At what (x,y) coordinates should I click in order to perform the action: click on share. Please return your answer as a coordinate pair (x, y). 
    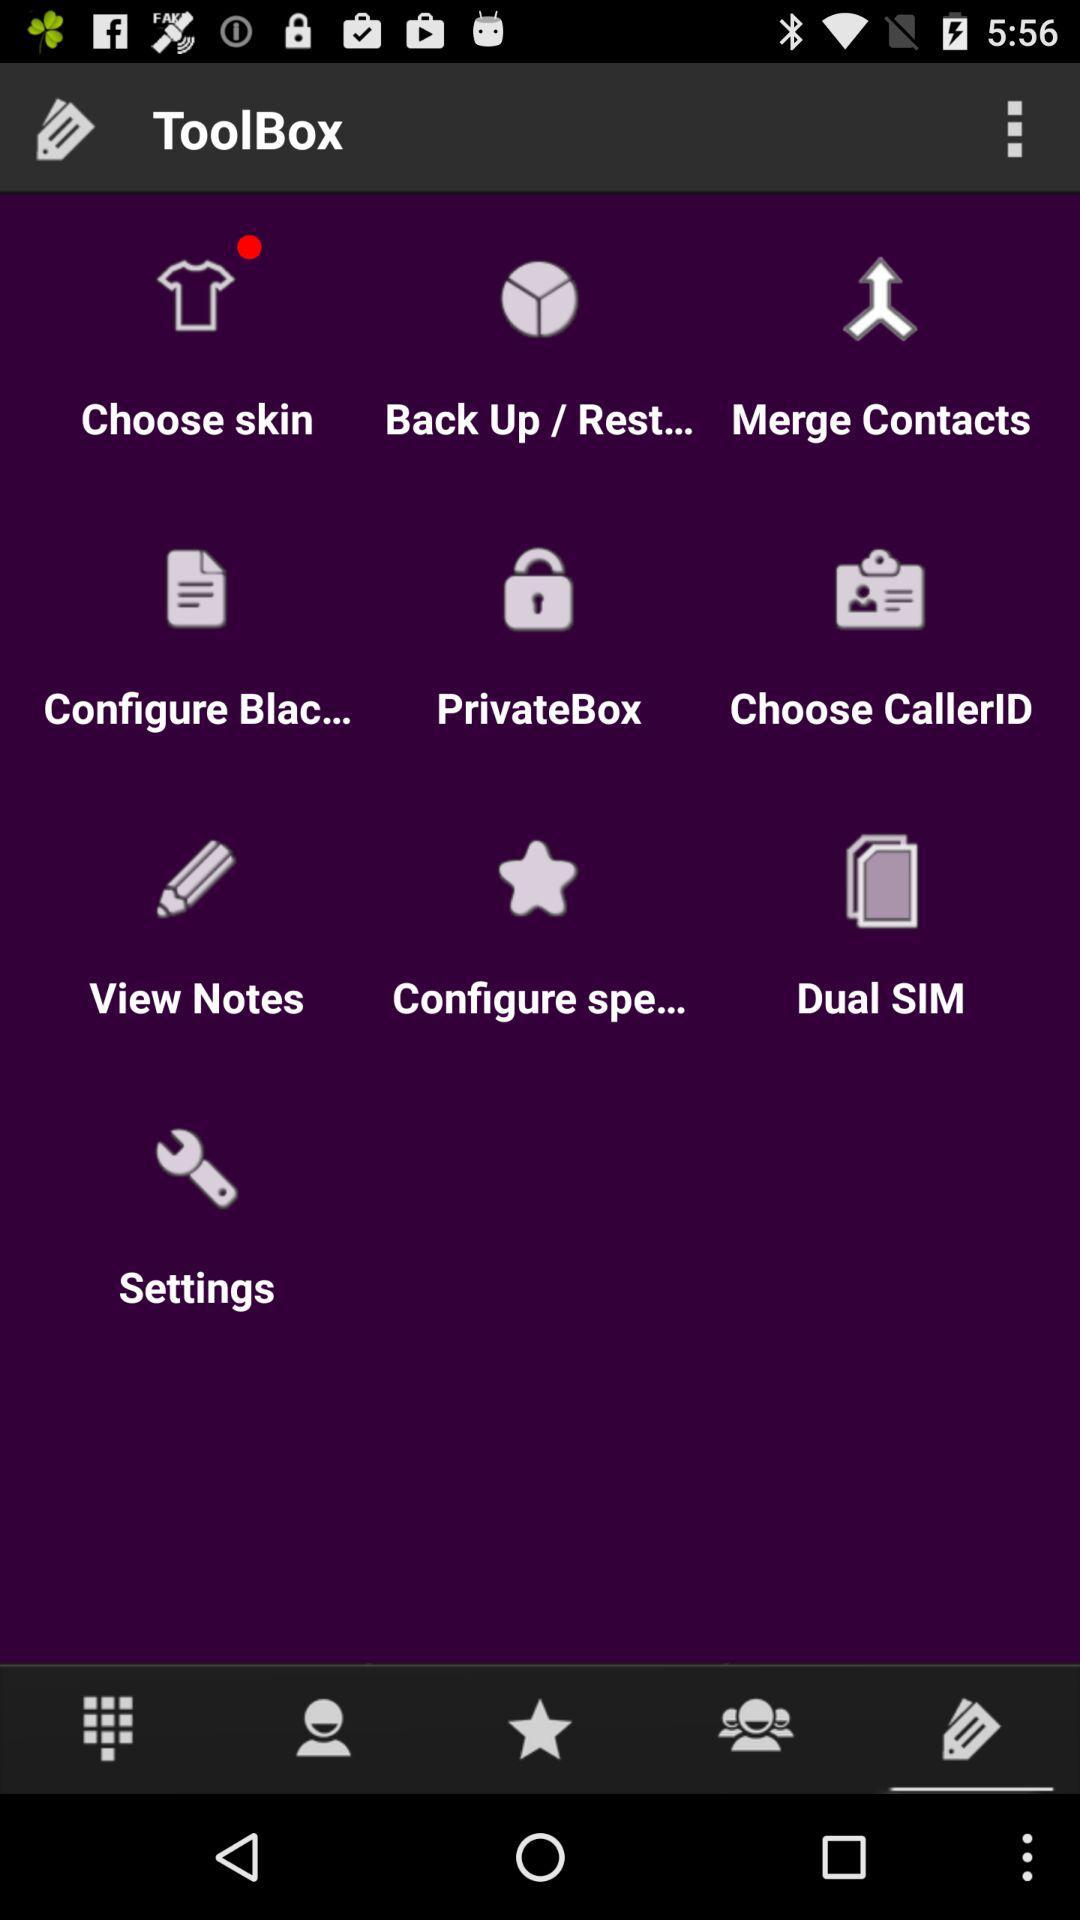
    Looking at the image, I should click on (756, 1727).